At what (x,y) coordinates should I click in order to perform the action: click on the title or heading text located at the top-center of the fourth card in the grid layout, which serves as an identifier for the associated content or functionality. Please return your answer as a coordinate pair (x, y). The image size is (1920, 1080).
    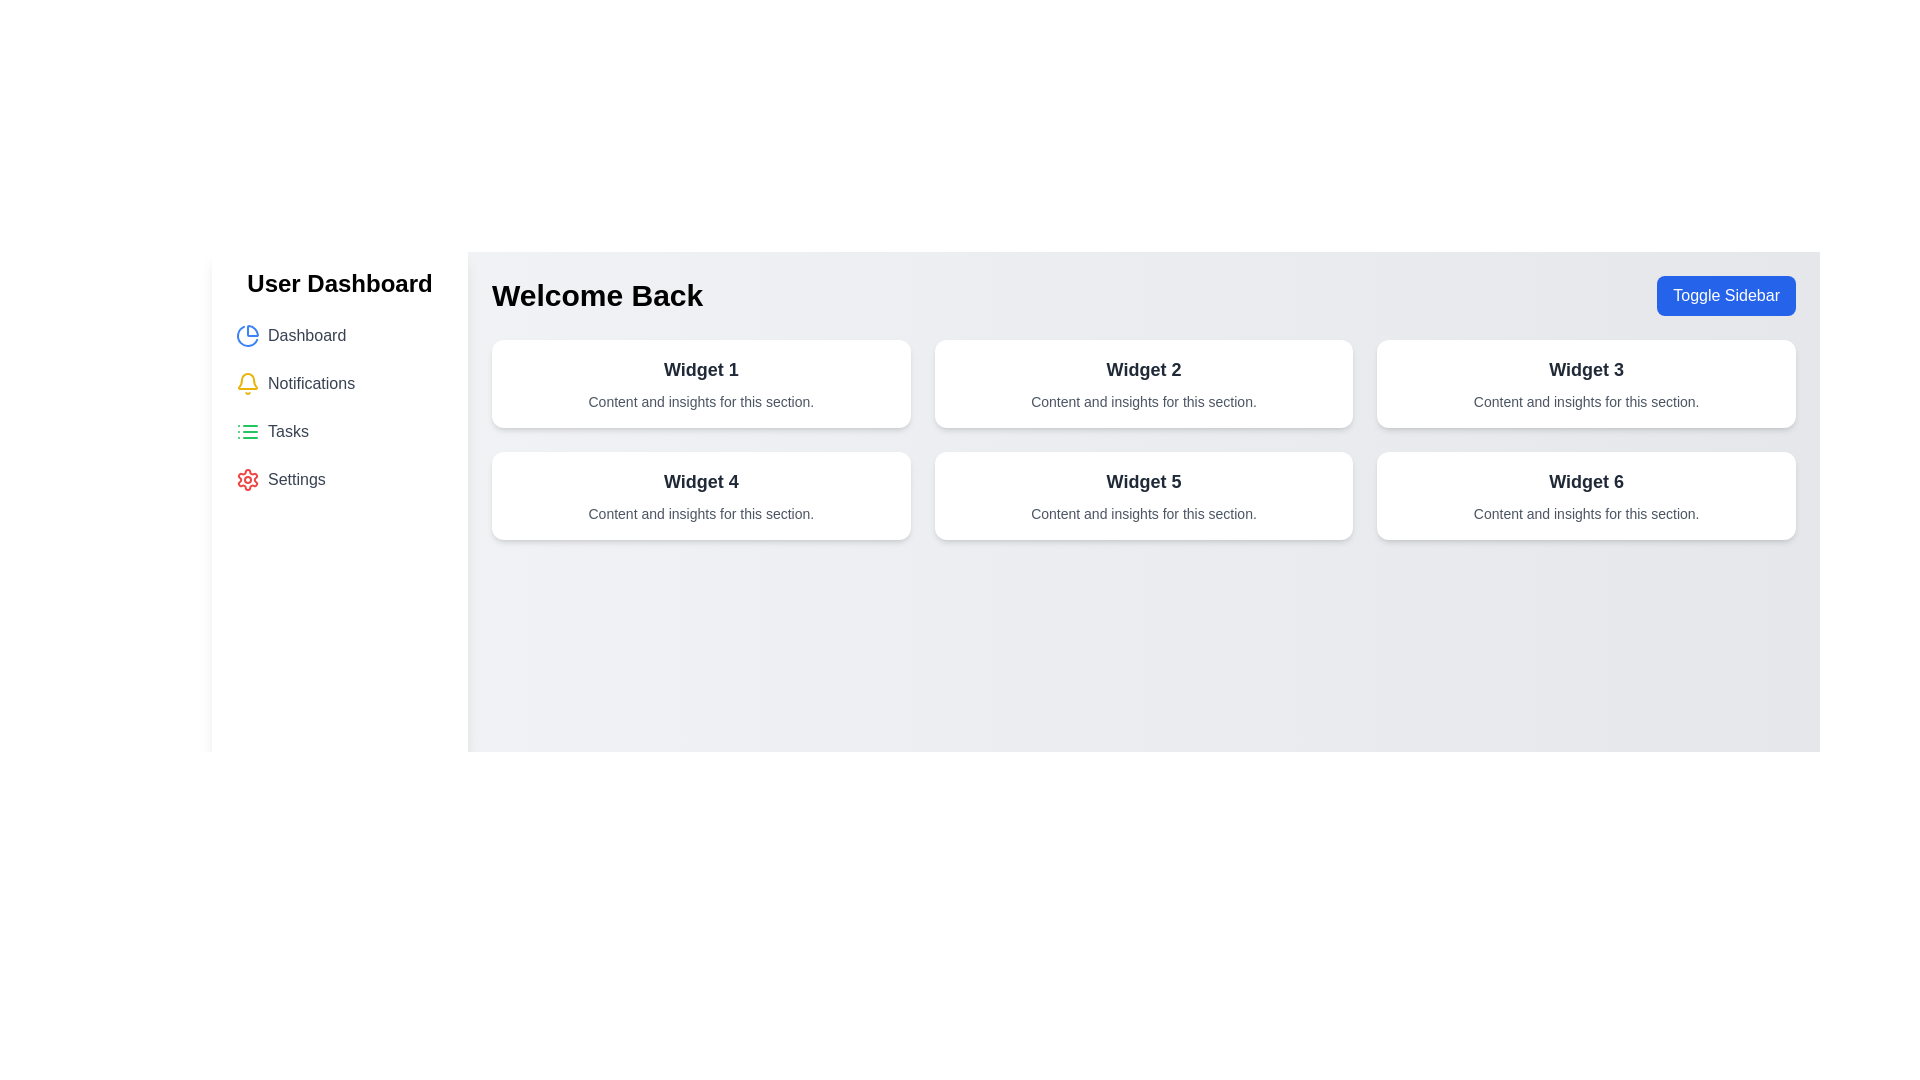
    Looking at the image, I should click on (701, 482).